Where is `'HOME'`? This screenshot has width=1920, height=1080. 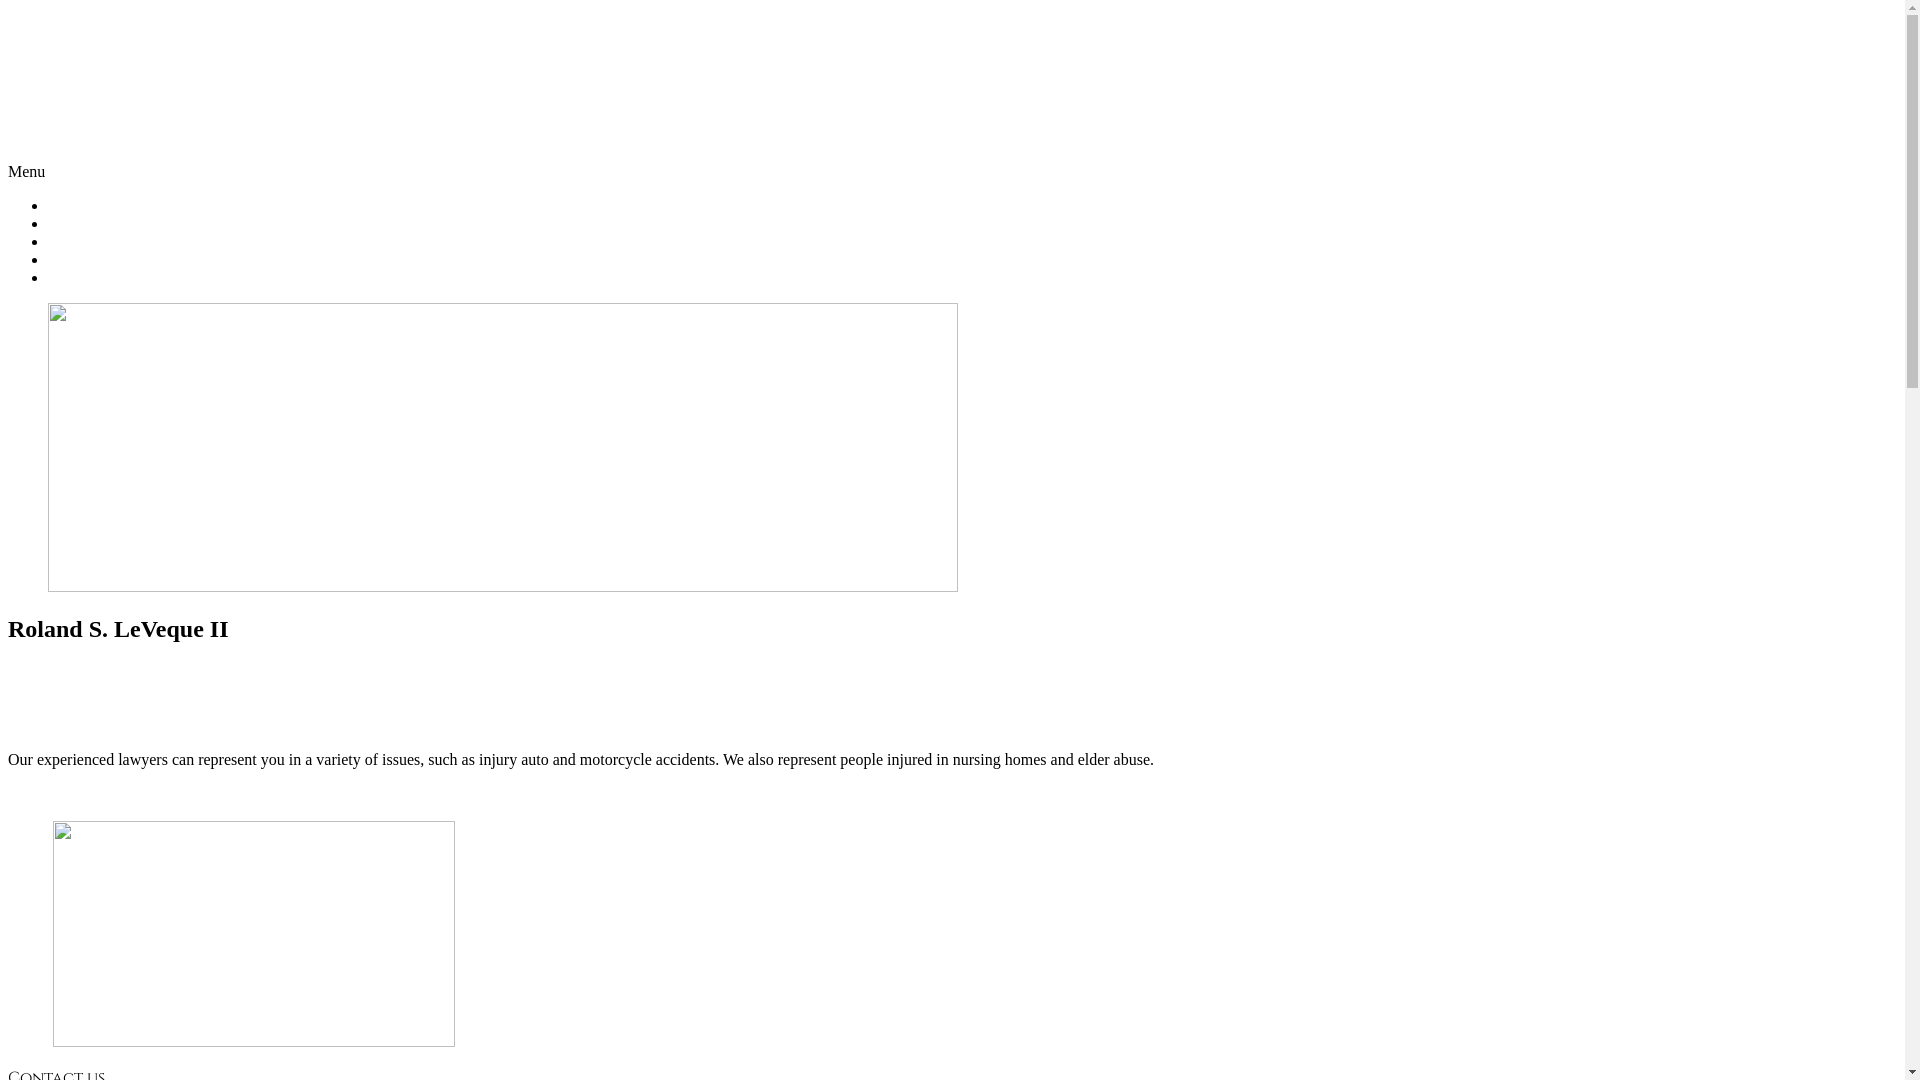
'HOME' is located at coordinates (71, 205).